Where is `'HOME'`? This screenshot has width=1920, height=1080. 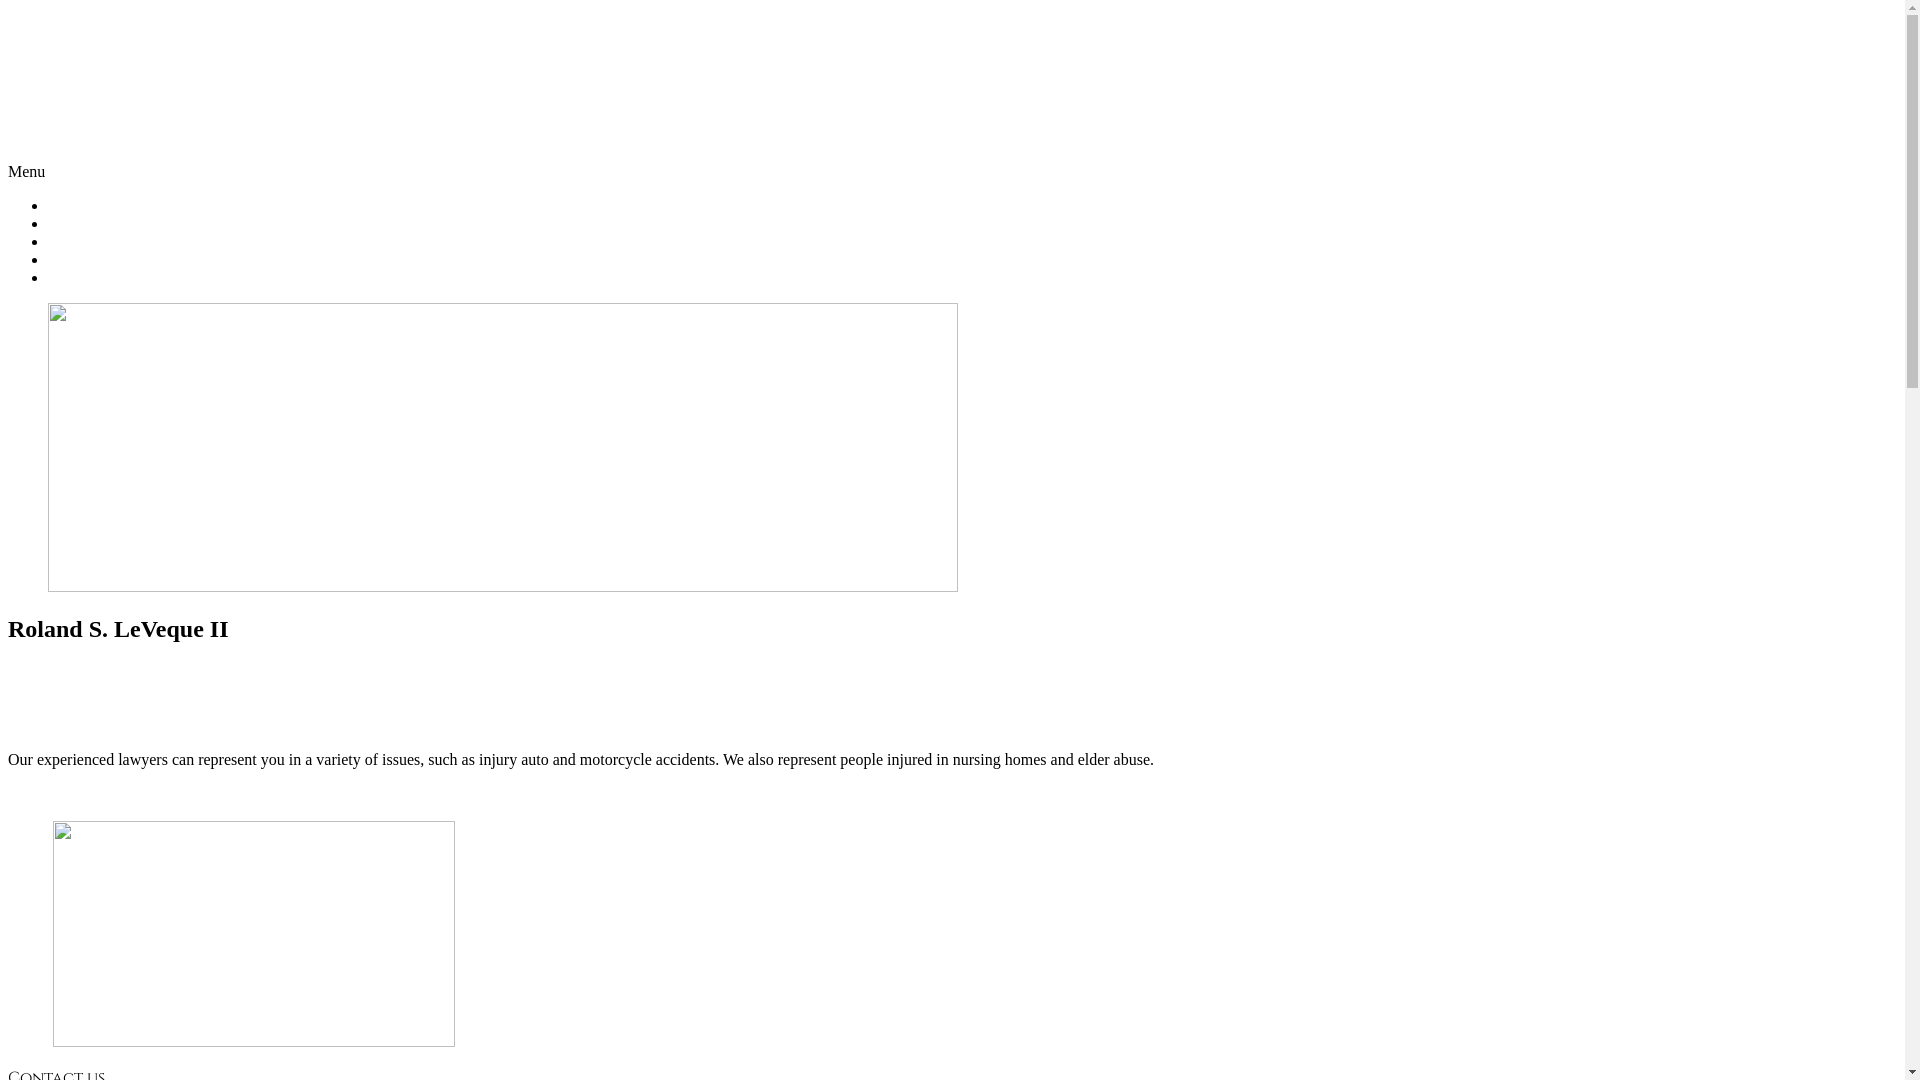
'HOME' is located at coordinates (71, 205).